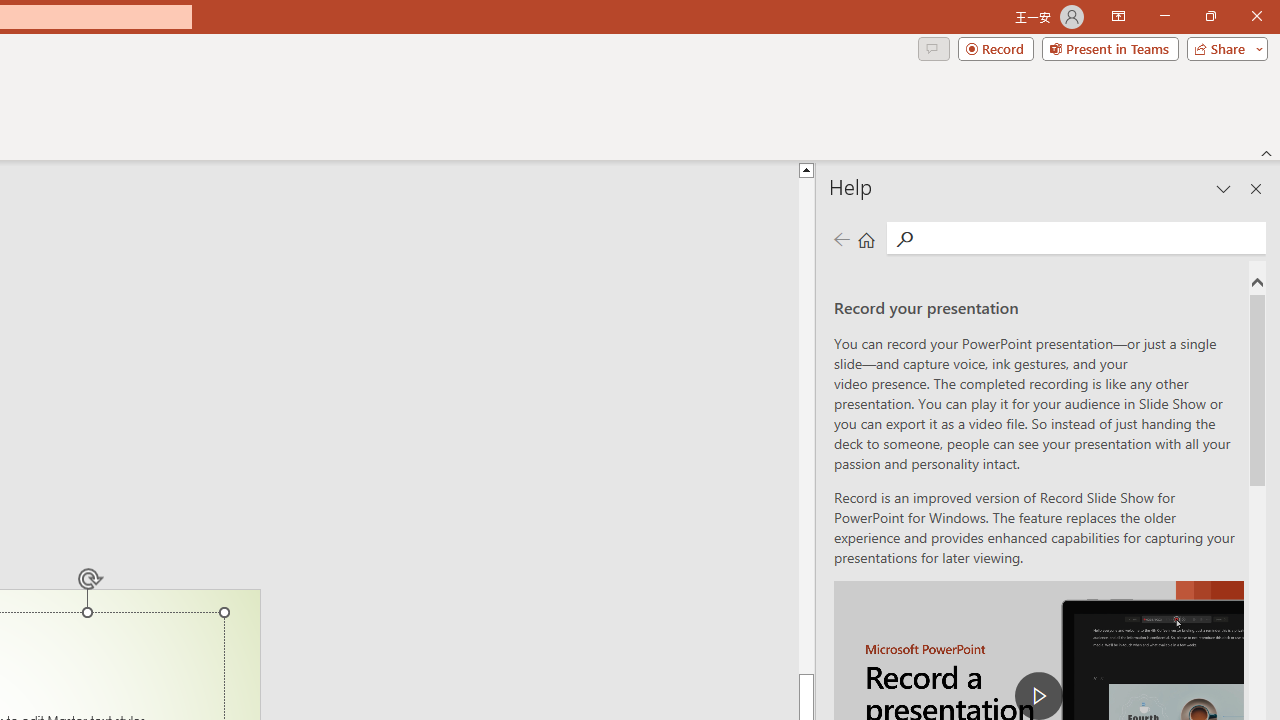 The image size is (1280, 720). I want to click on 'Task Pane Options', so click(1223, 189).